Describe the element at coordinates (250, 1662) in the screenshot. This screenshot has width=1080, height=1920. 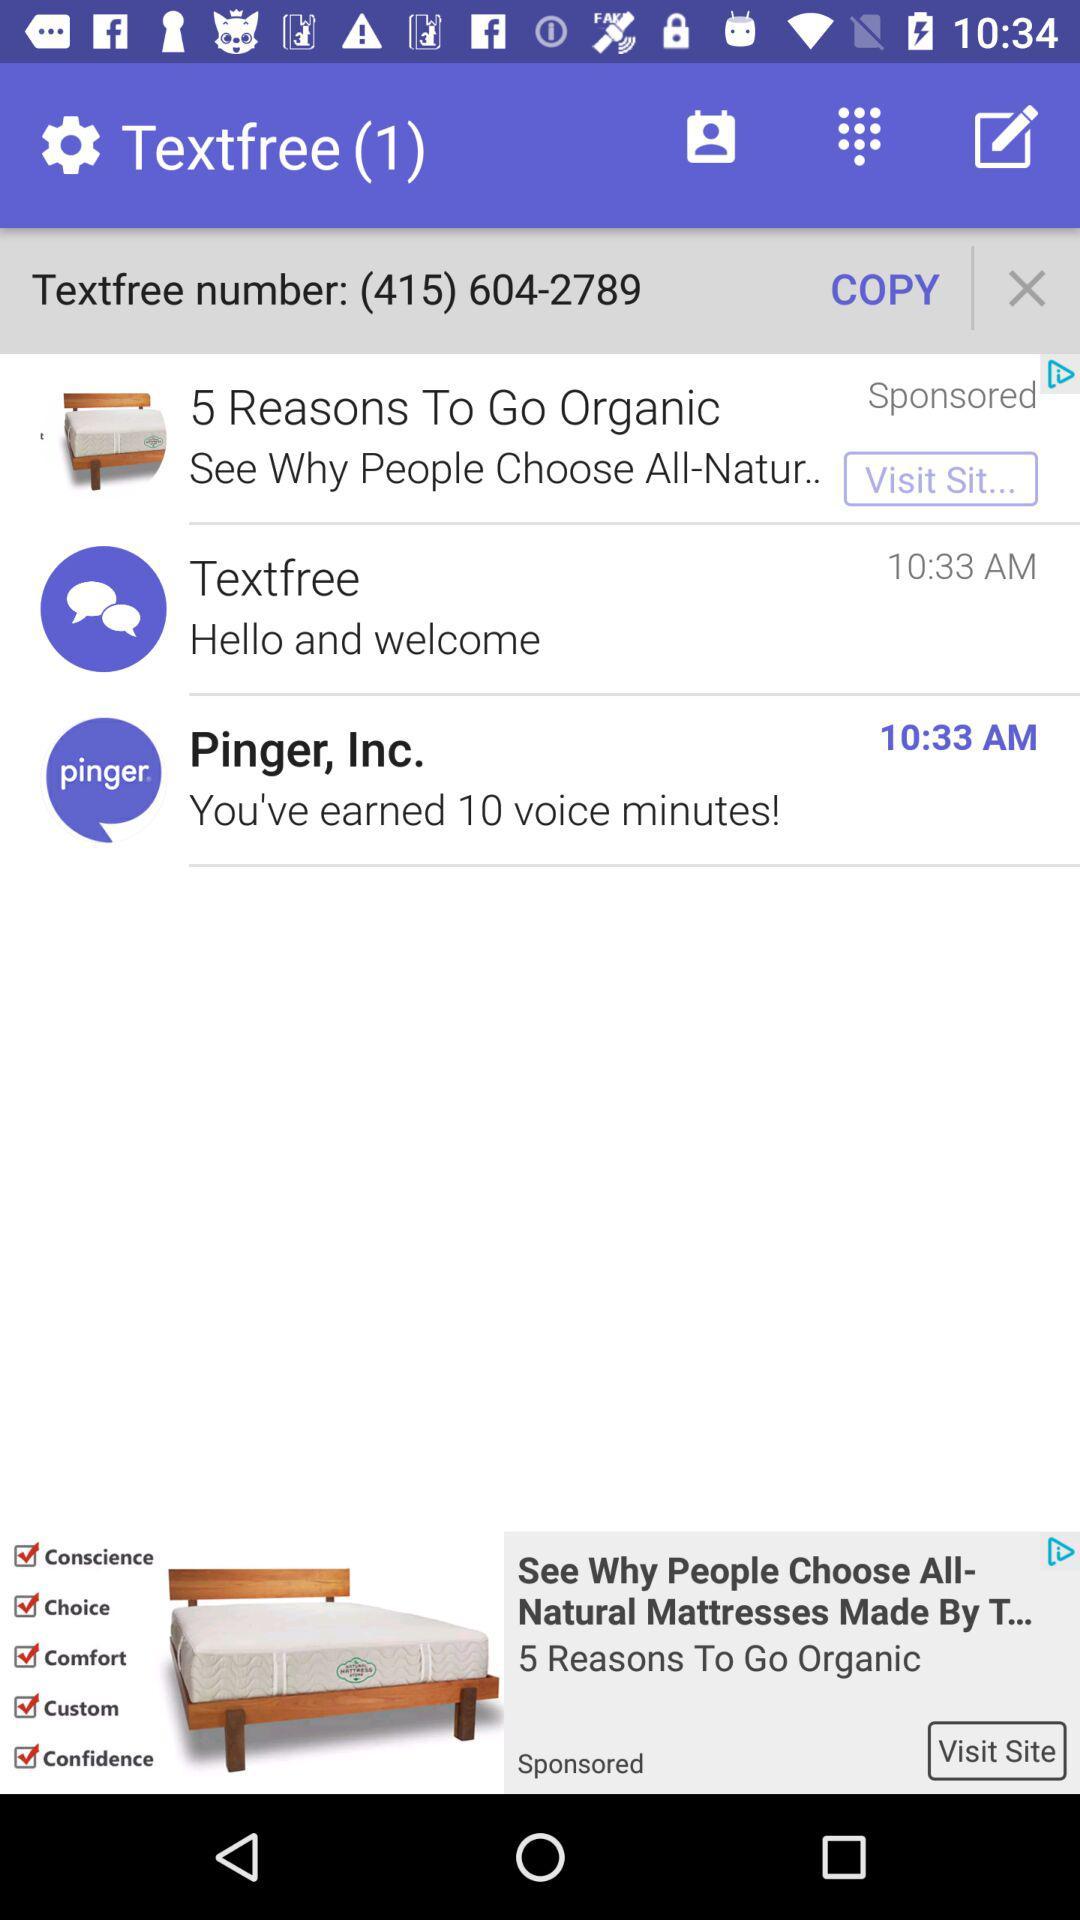
I see `icon at the bottom left corner` at that location.